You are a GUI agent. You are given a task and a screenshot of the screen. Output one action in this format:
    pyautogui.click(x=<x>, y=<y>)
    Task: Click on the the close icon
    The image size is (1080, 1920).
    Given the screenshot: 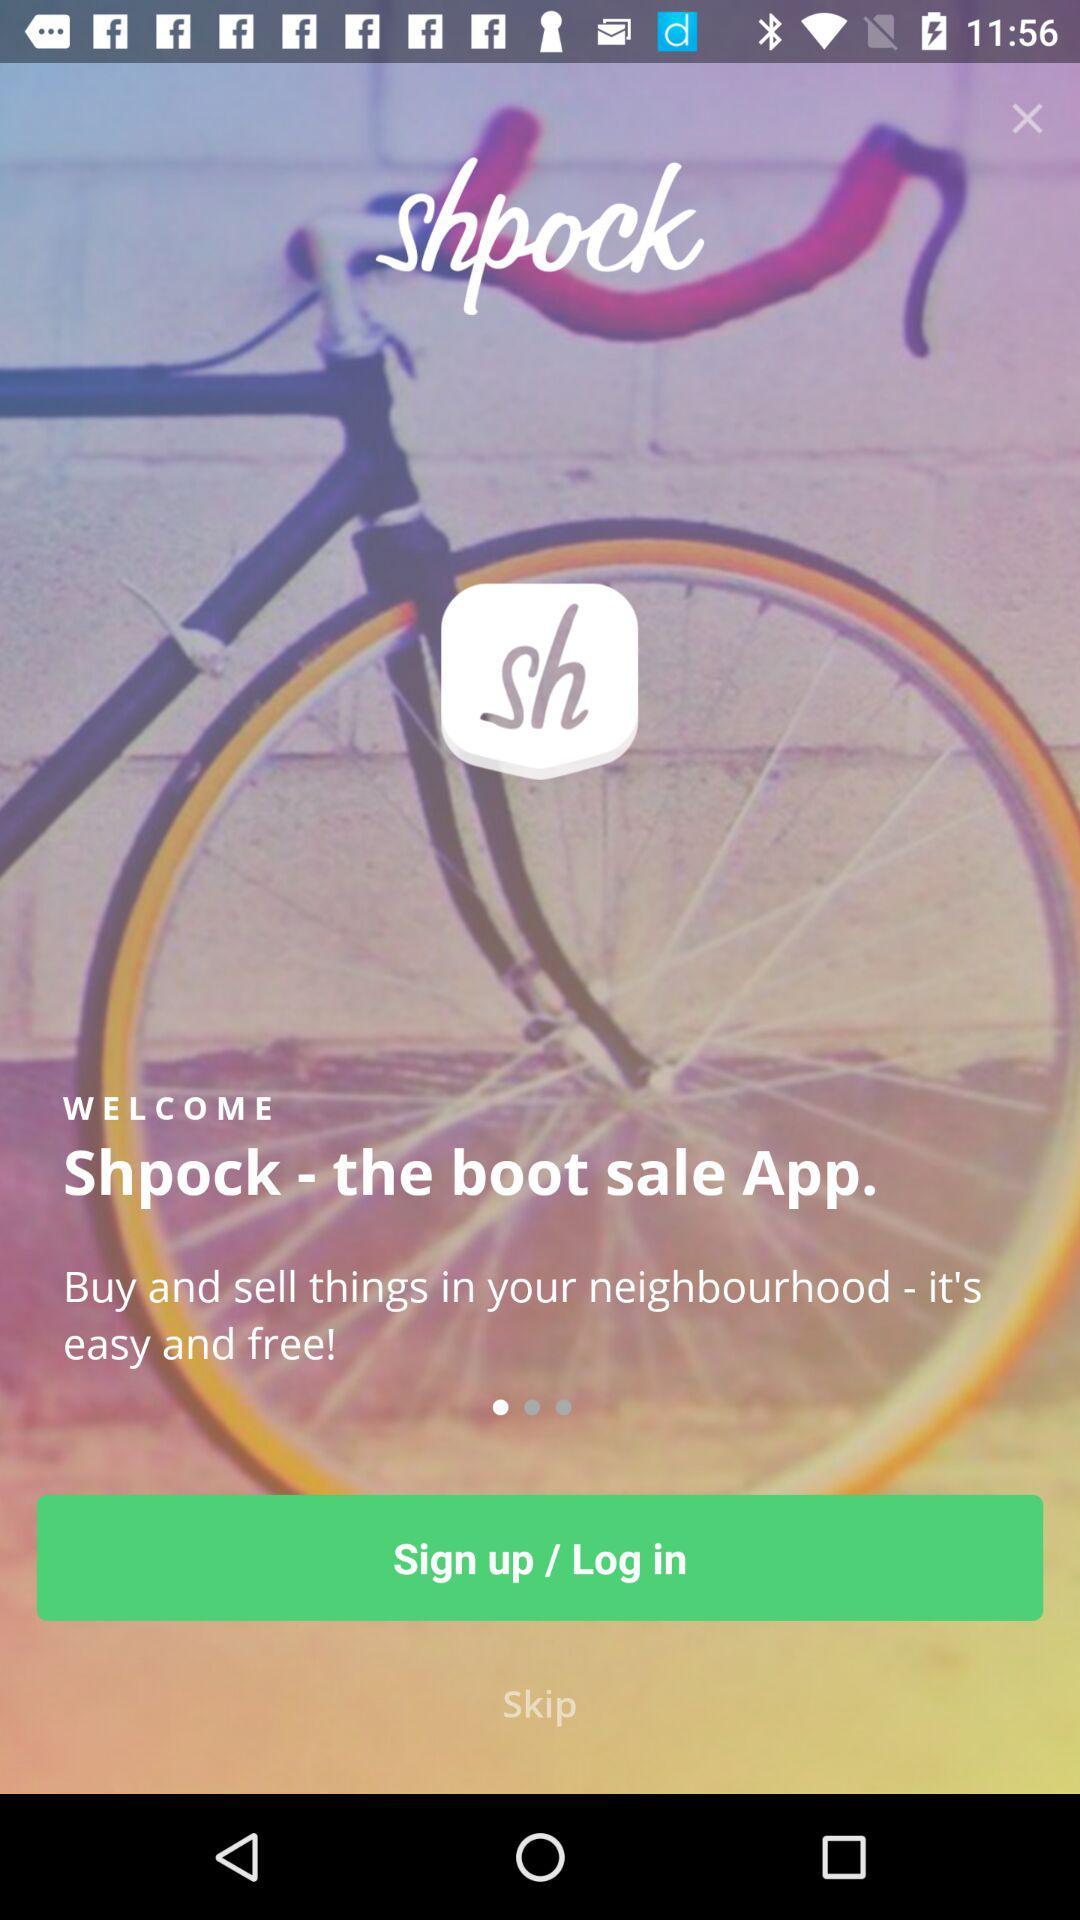 What is the action you would take?
    pyautogui.click(x=1027, y=117)
    